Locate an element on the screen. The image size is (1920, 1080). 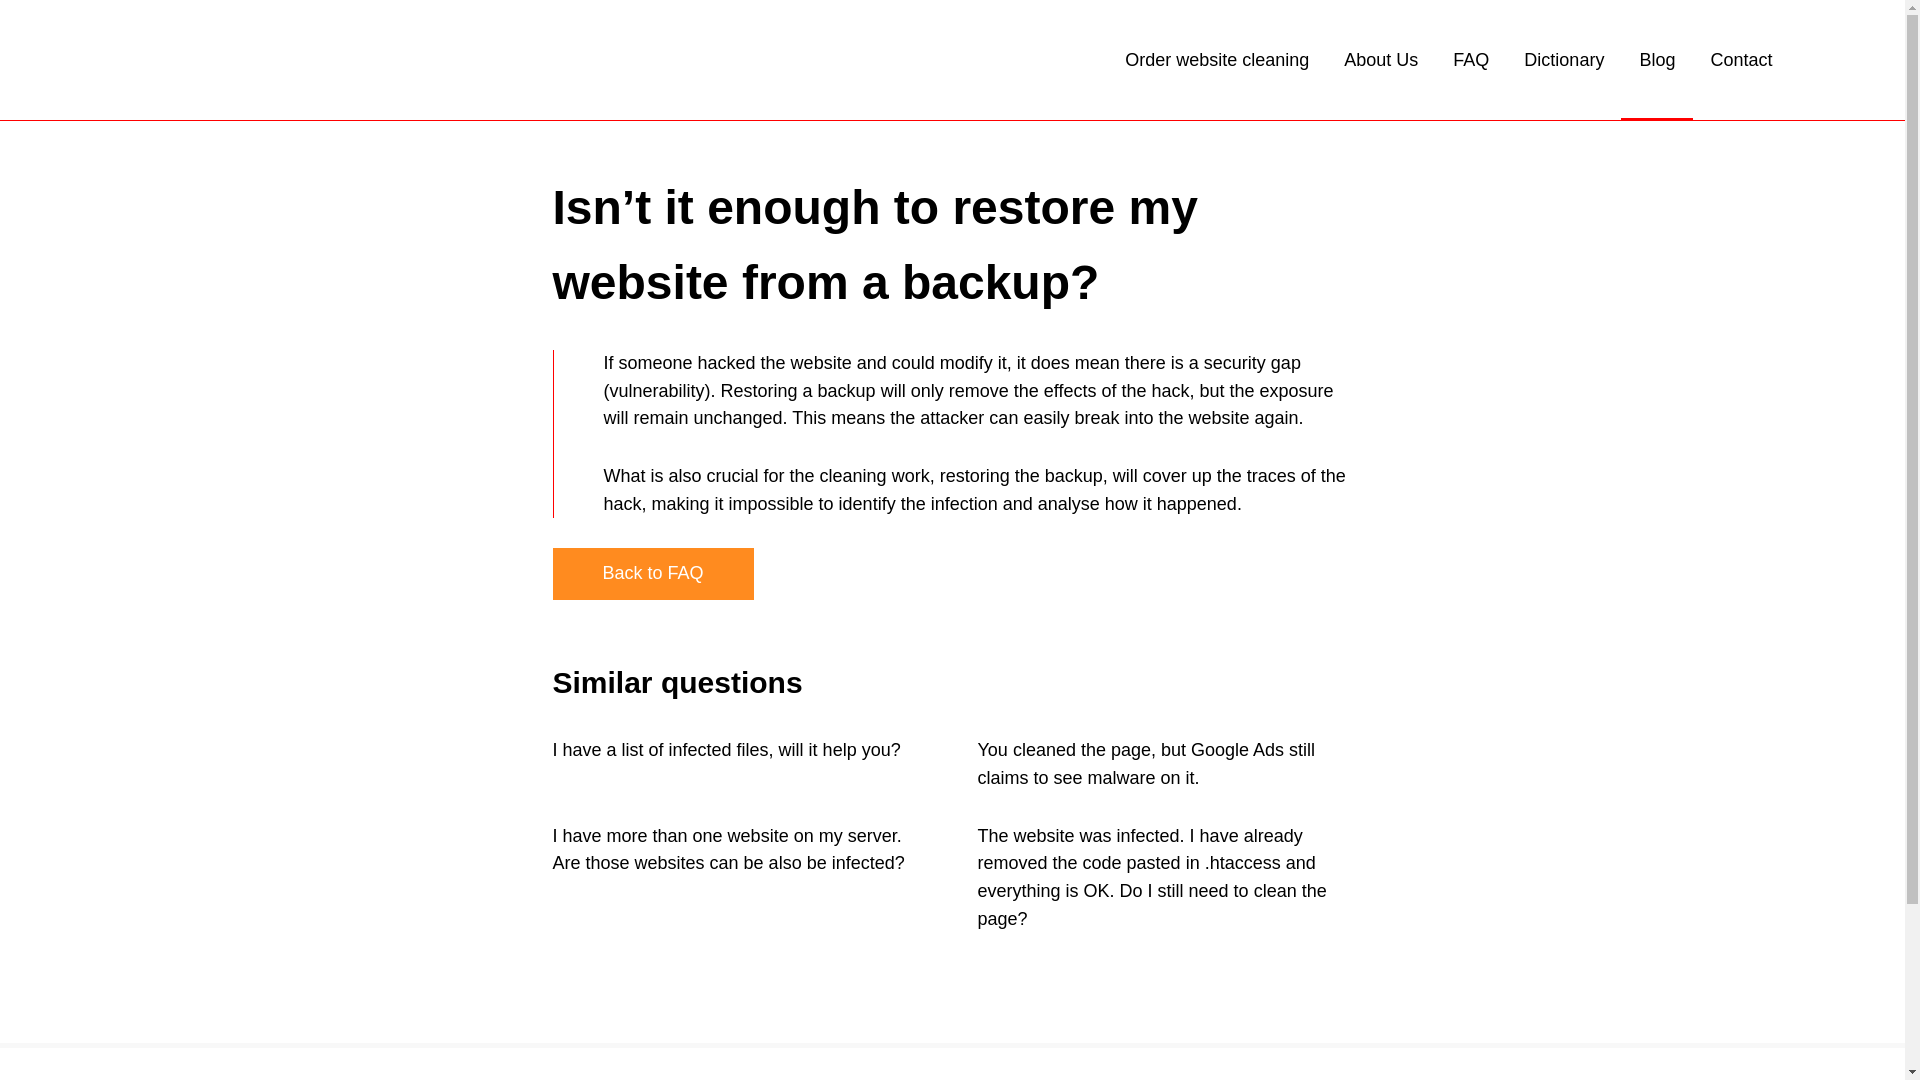
'360 WebRescue' is located at coordinates (281, 59).